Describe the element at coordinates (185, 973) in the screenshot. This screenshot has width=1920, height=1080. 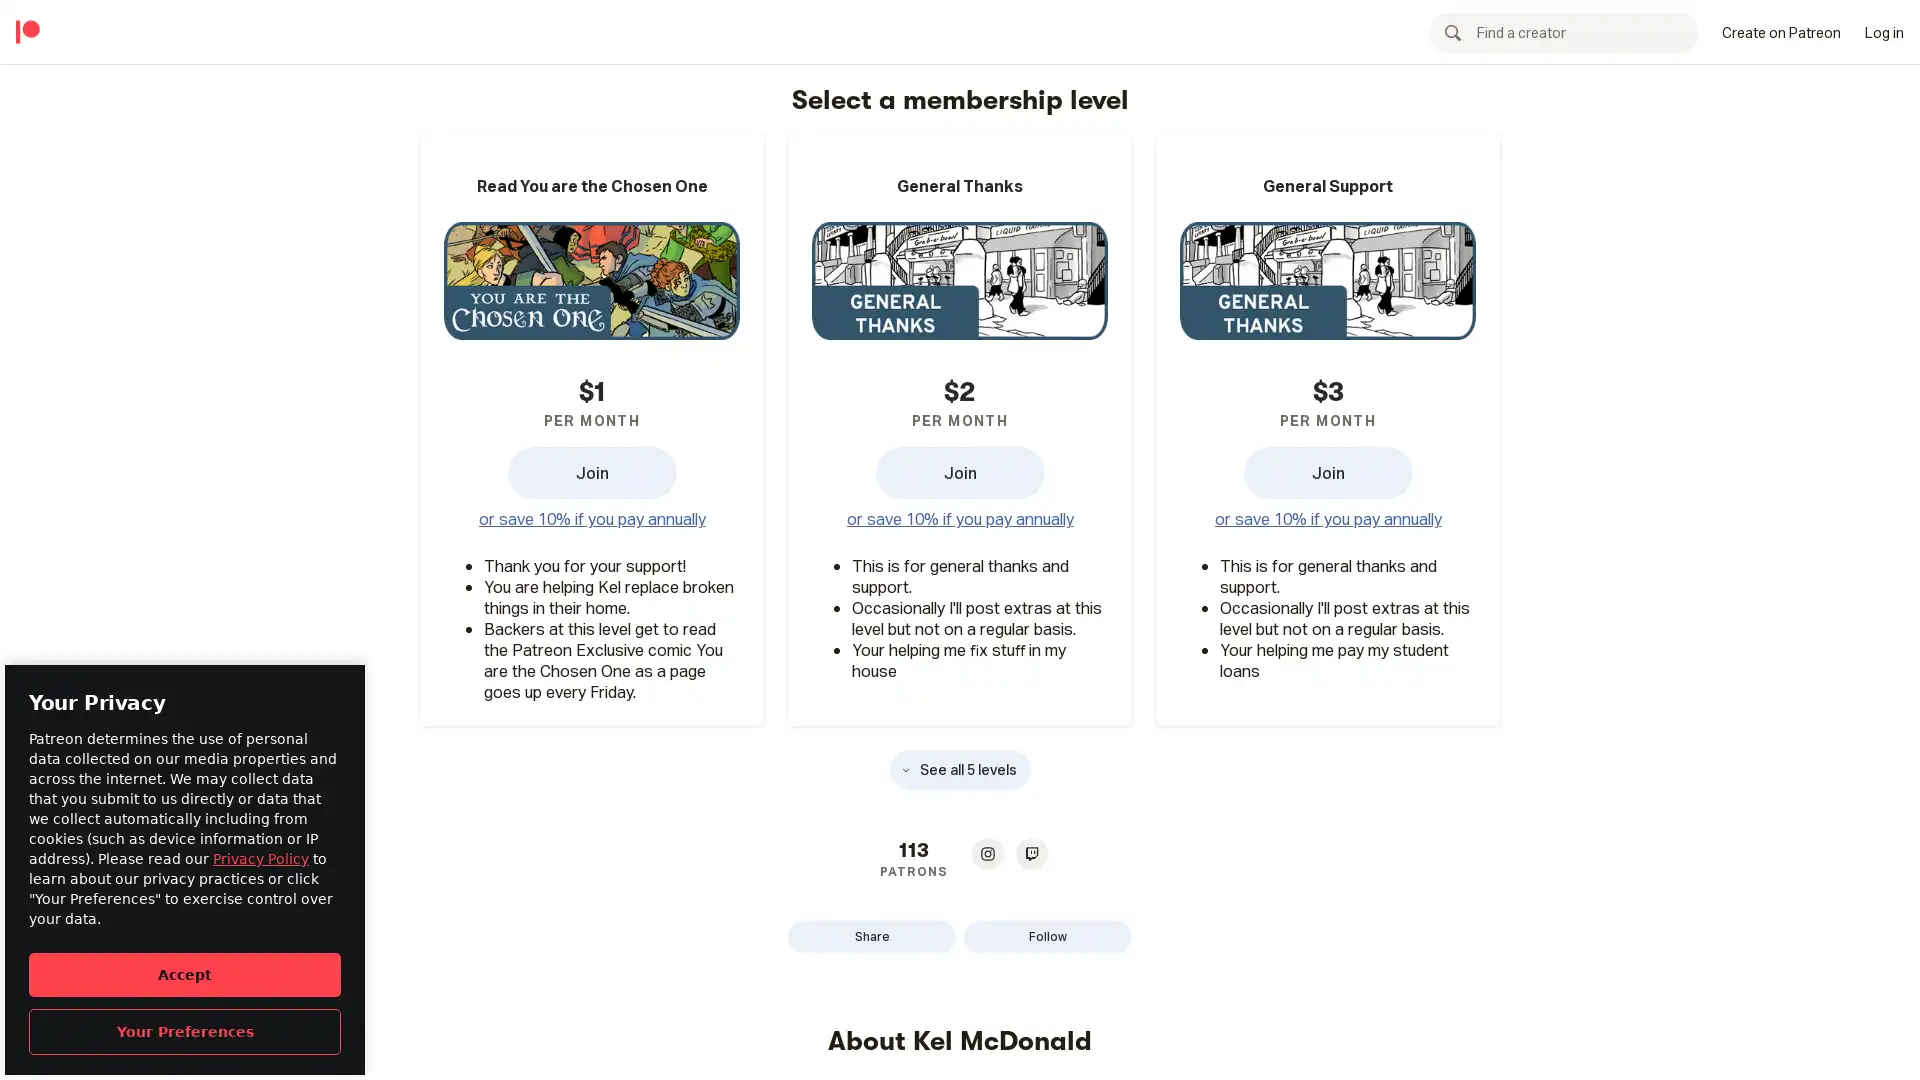
I see `Accept` at that location.